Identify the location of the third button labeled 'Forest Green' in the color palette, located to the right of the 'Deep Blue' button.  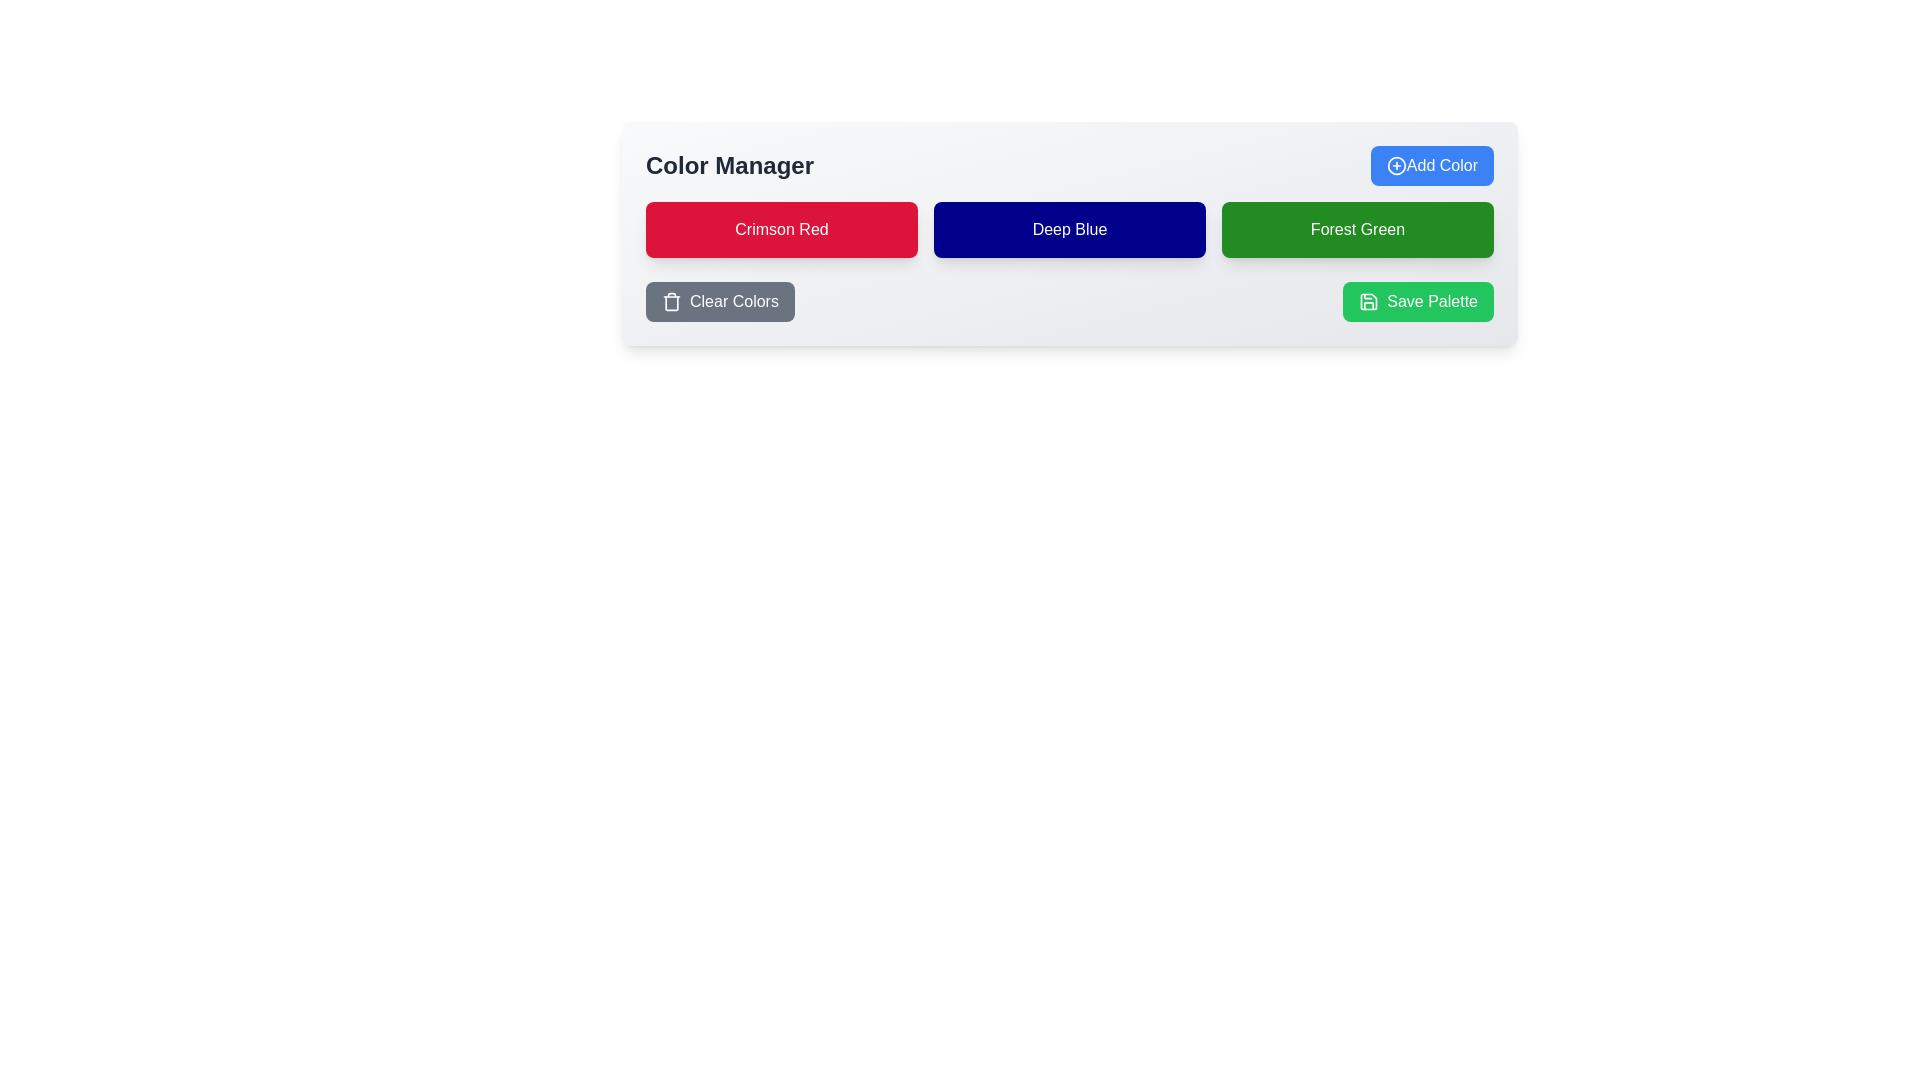
(1358, 229).